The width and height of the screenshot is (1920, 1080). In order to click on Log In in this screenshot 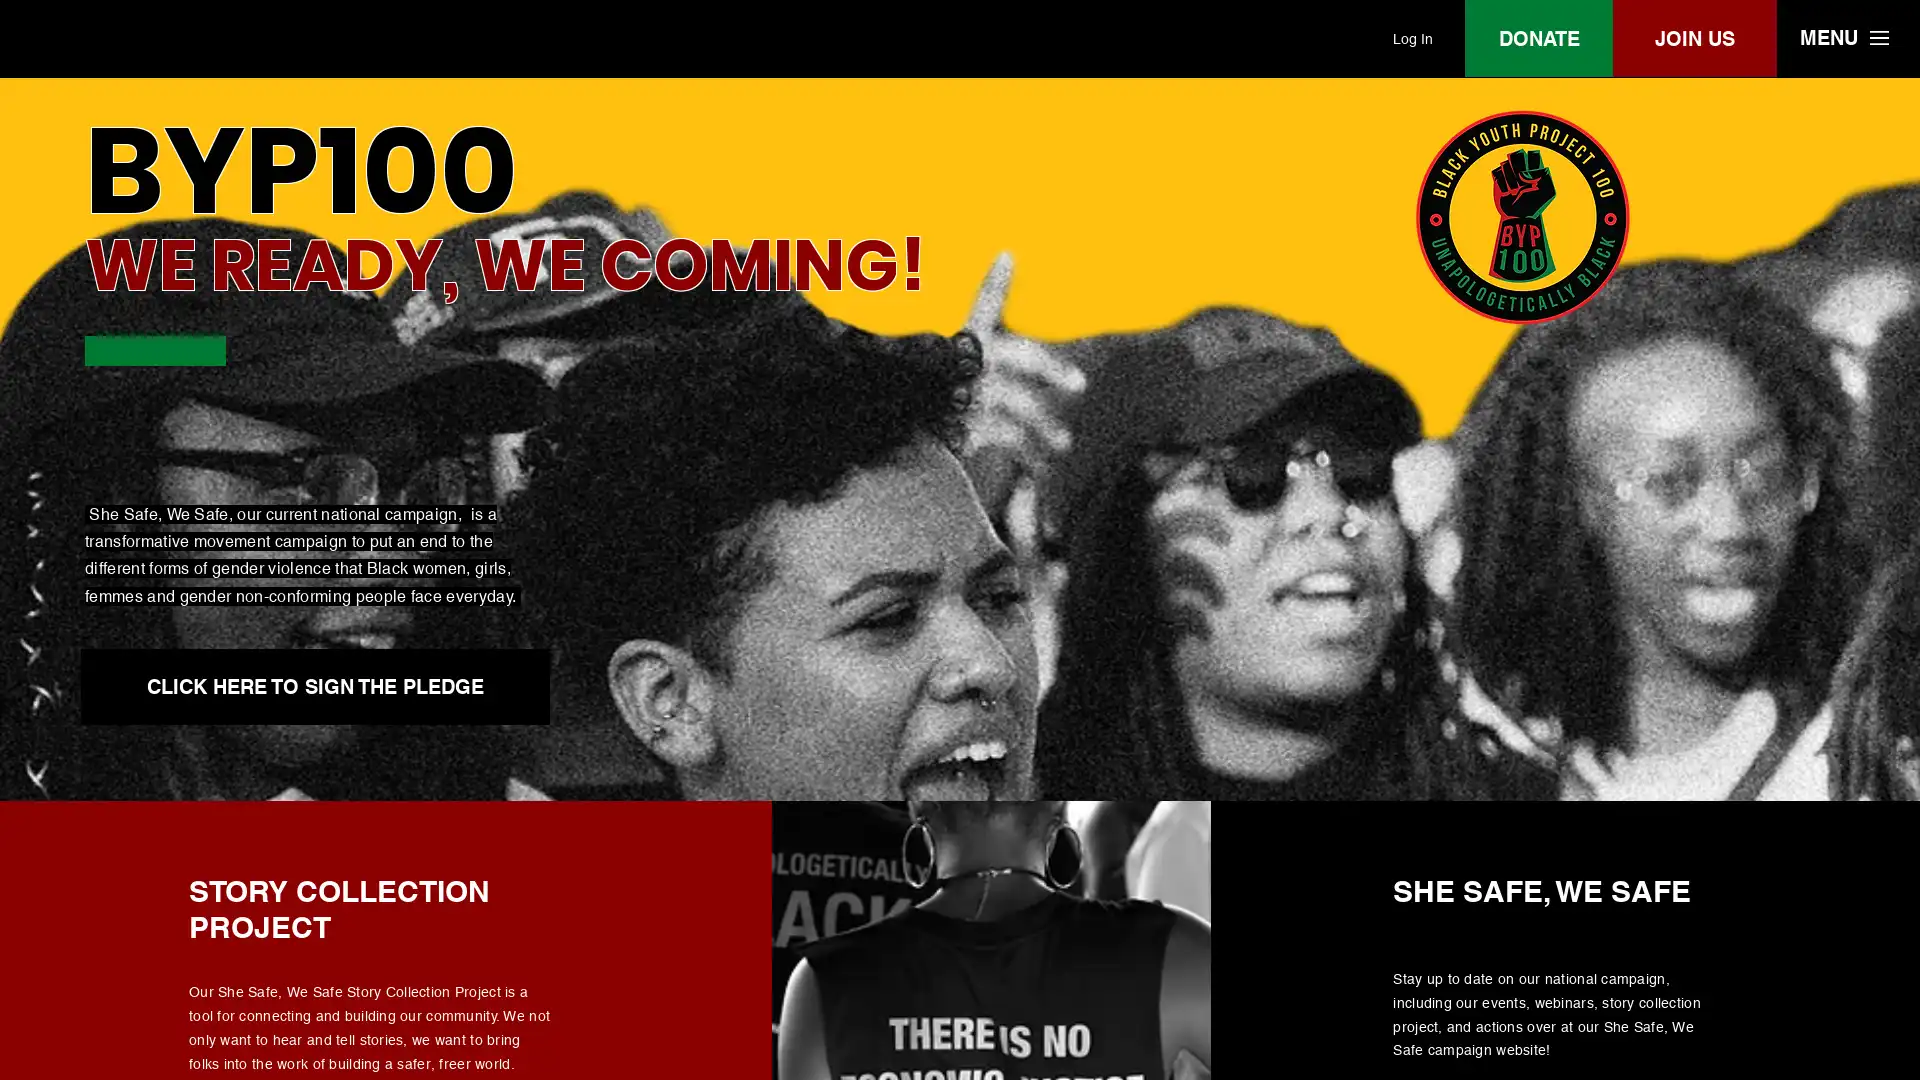, I will do `click(1411, 38)`.